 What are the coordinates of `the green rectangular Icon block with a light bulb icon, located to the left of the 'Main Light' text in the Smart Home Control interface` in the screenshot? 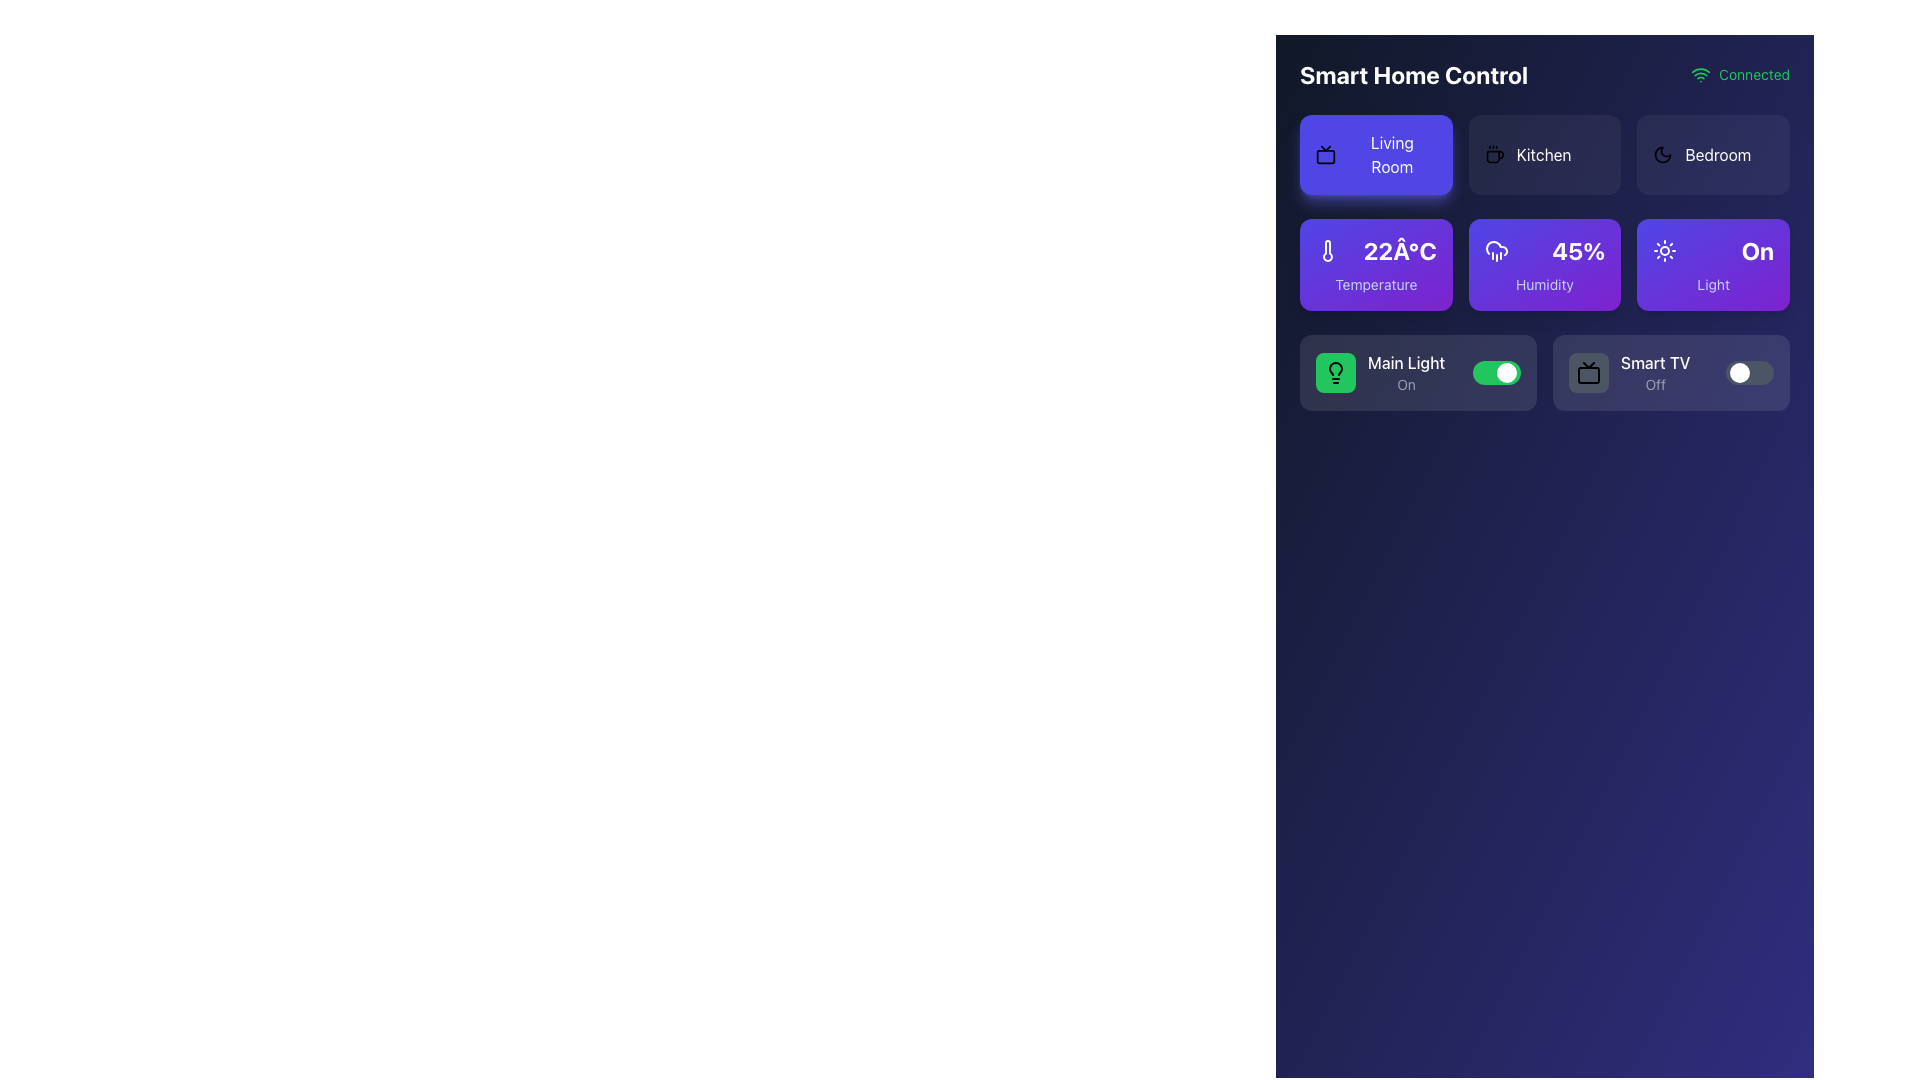 It's located at (1335, 373).